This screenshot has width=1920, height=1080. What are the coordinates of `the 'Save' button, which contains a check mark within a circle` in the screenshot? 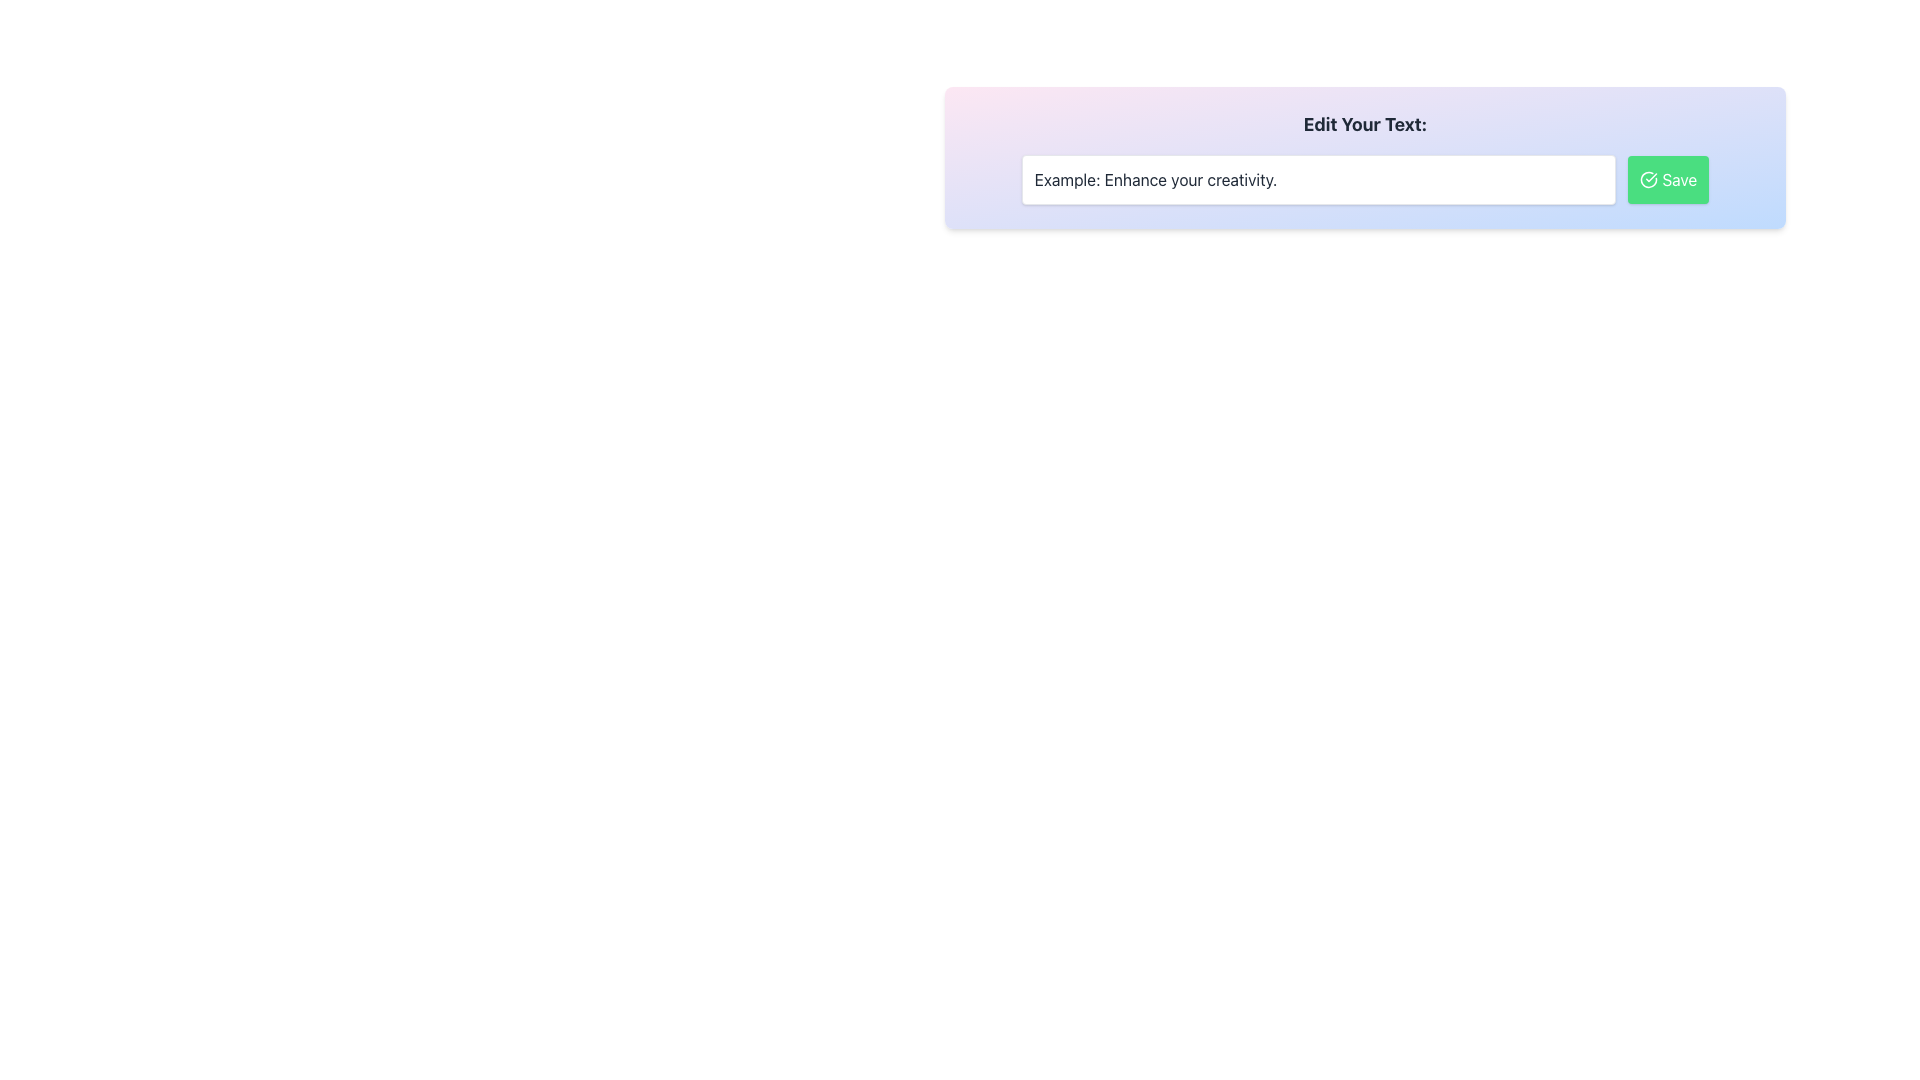 It's located at (1649, 180).